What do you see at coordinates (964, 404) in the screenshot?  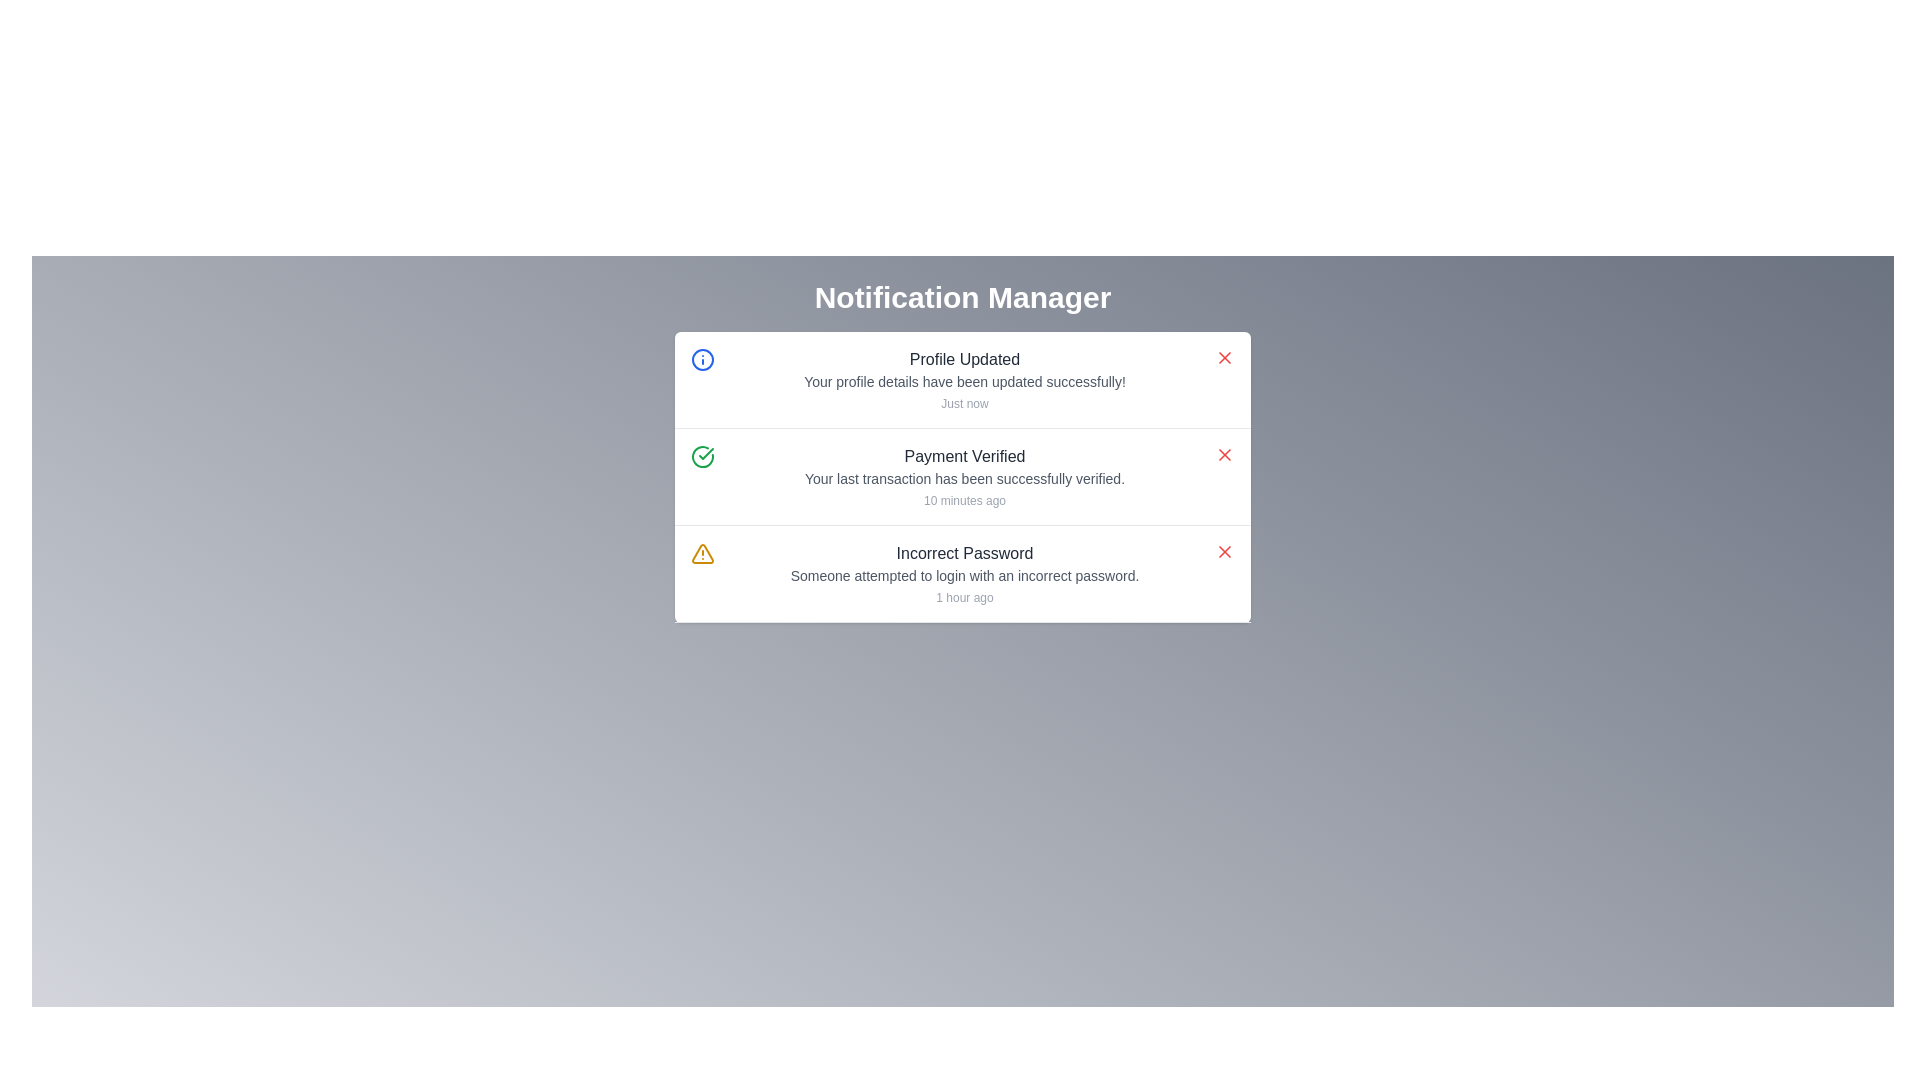 I see `the text label displaying 'Just now', which is located directly below the message 'Your profile details have been updated successfully!' in the 'Profile Updated' notification box` at bounding box center [964, 404].